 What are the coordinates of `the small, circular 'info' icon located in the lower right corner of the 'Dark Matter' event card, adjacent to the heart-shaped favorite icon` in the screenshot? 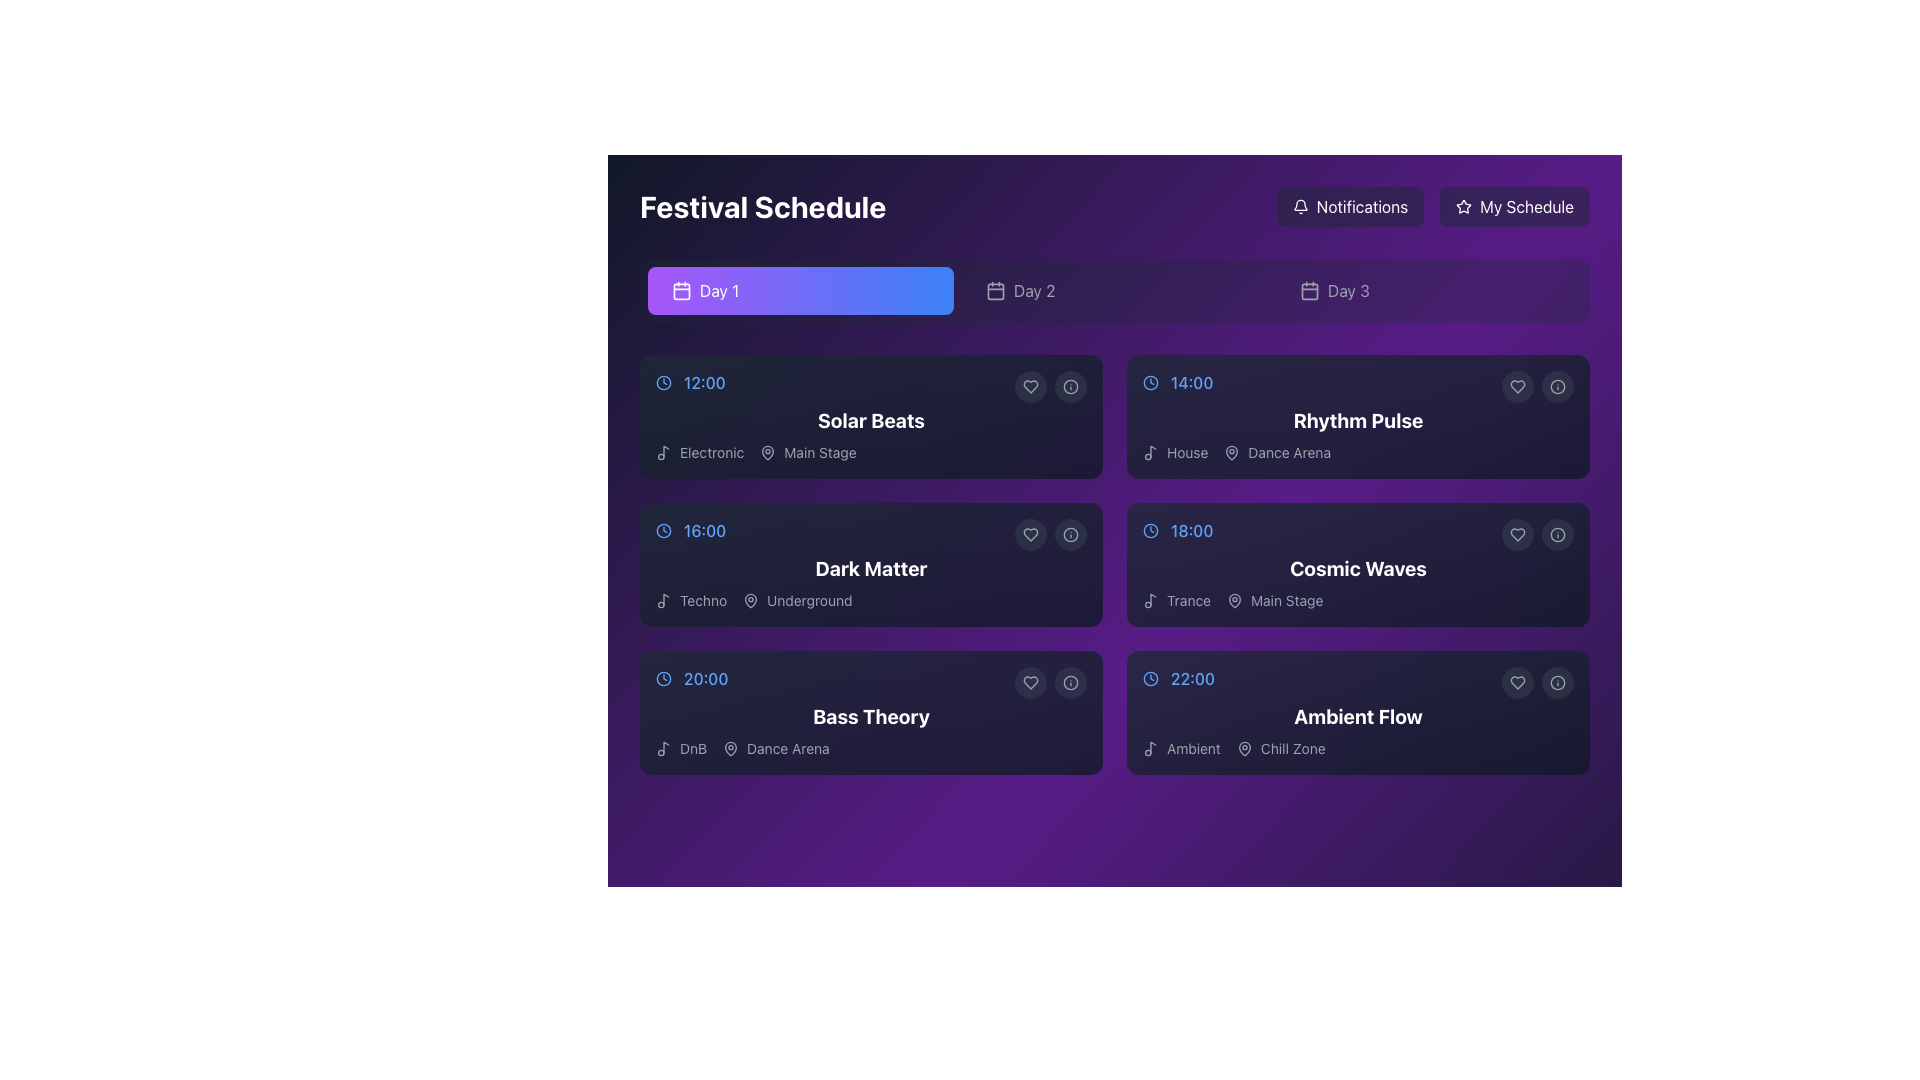 It's located at (1069, 534).